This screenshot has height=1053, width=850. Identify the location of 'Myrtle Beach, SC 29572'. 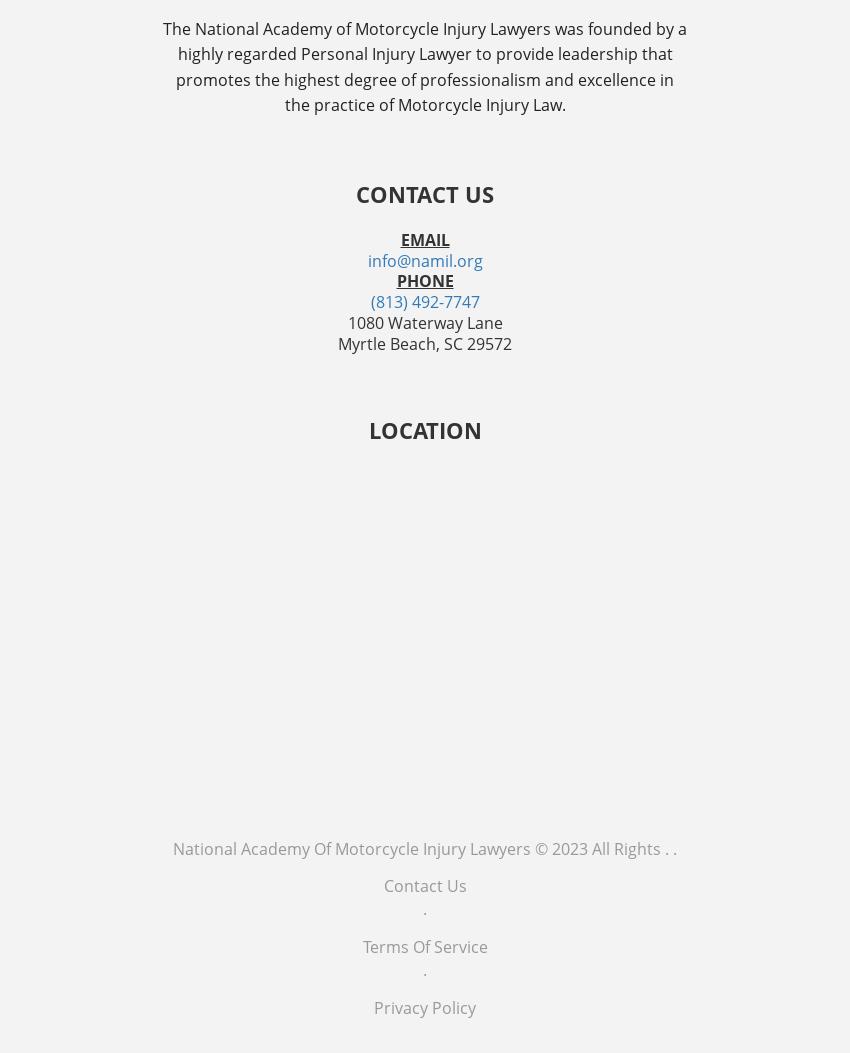
(425, 341).